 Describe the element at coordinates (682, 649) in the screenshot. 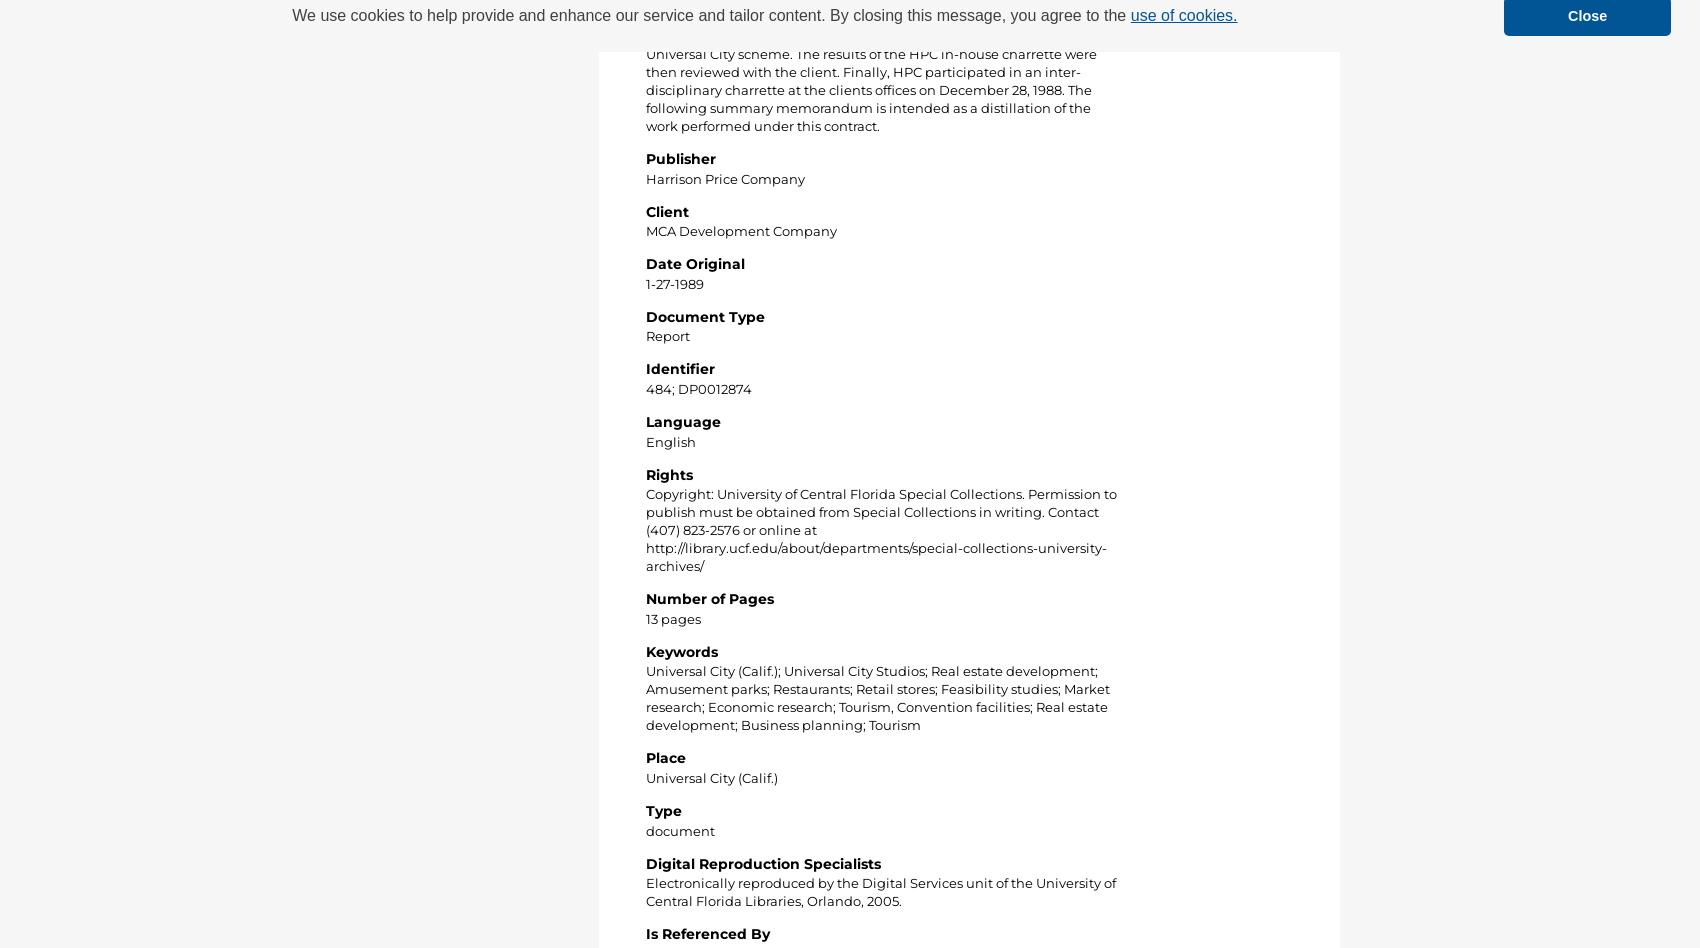

I see `'Keywords'` at that location.